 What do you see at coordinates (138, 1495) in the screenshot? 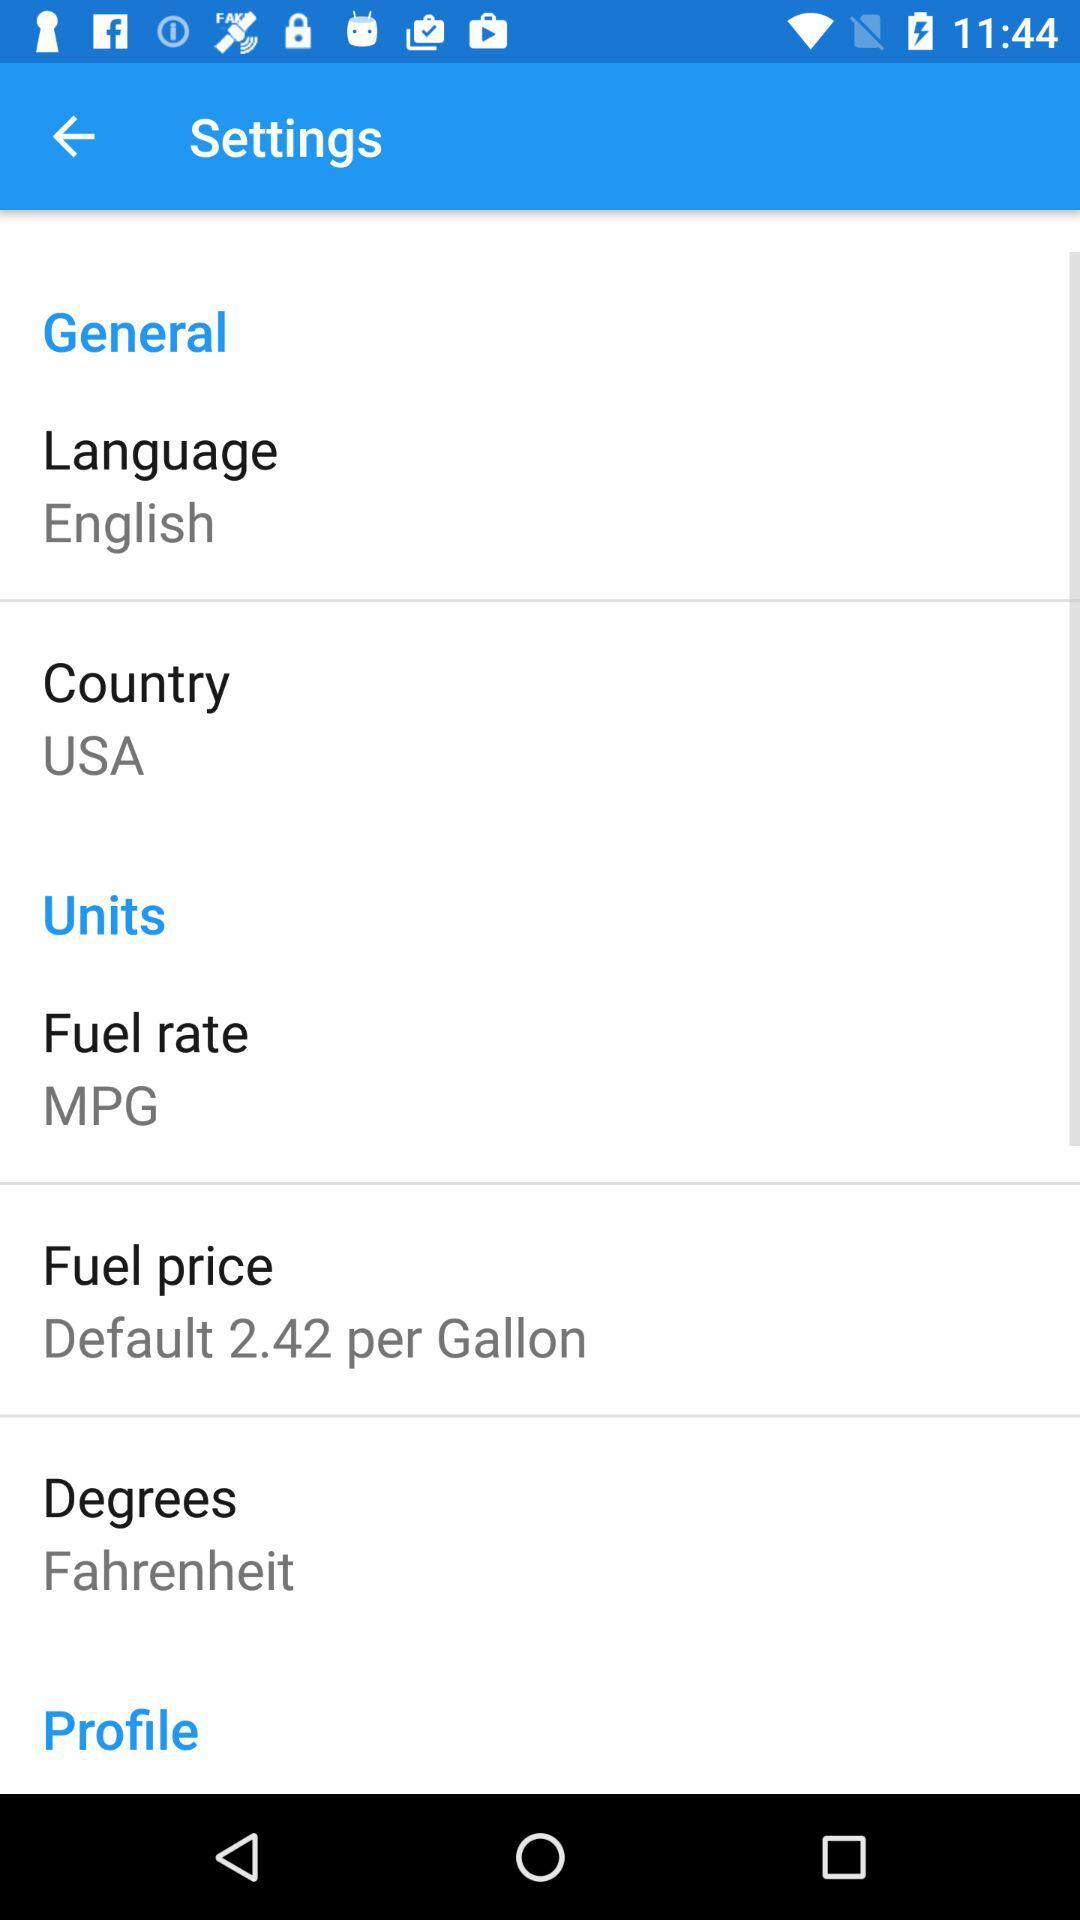
I see `the item above the fahrenheit` at bounding box center [138, 1495].